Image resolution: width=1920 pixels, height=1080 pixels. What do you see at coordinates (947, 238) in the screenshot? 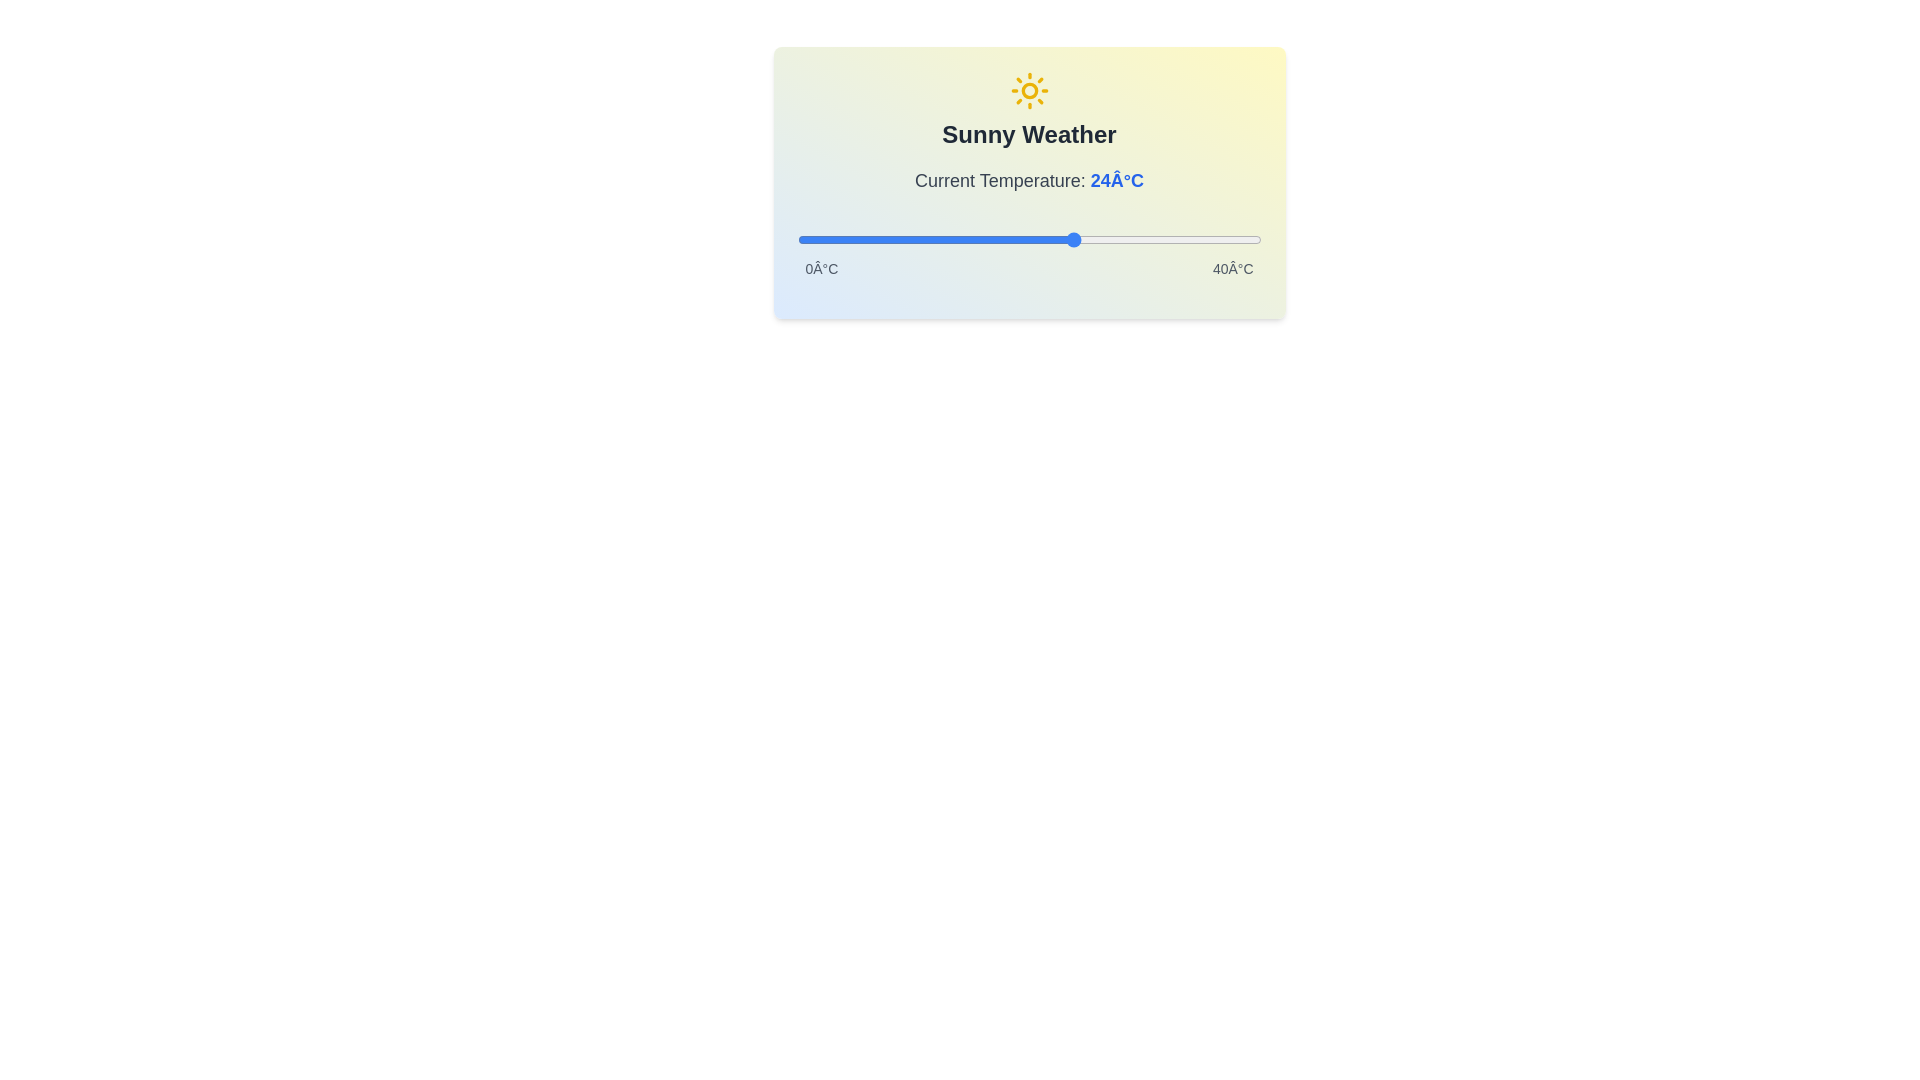
I see `the temperature` at bounding box center [947, 238].